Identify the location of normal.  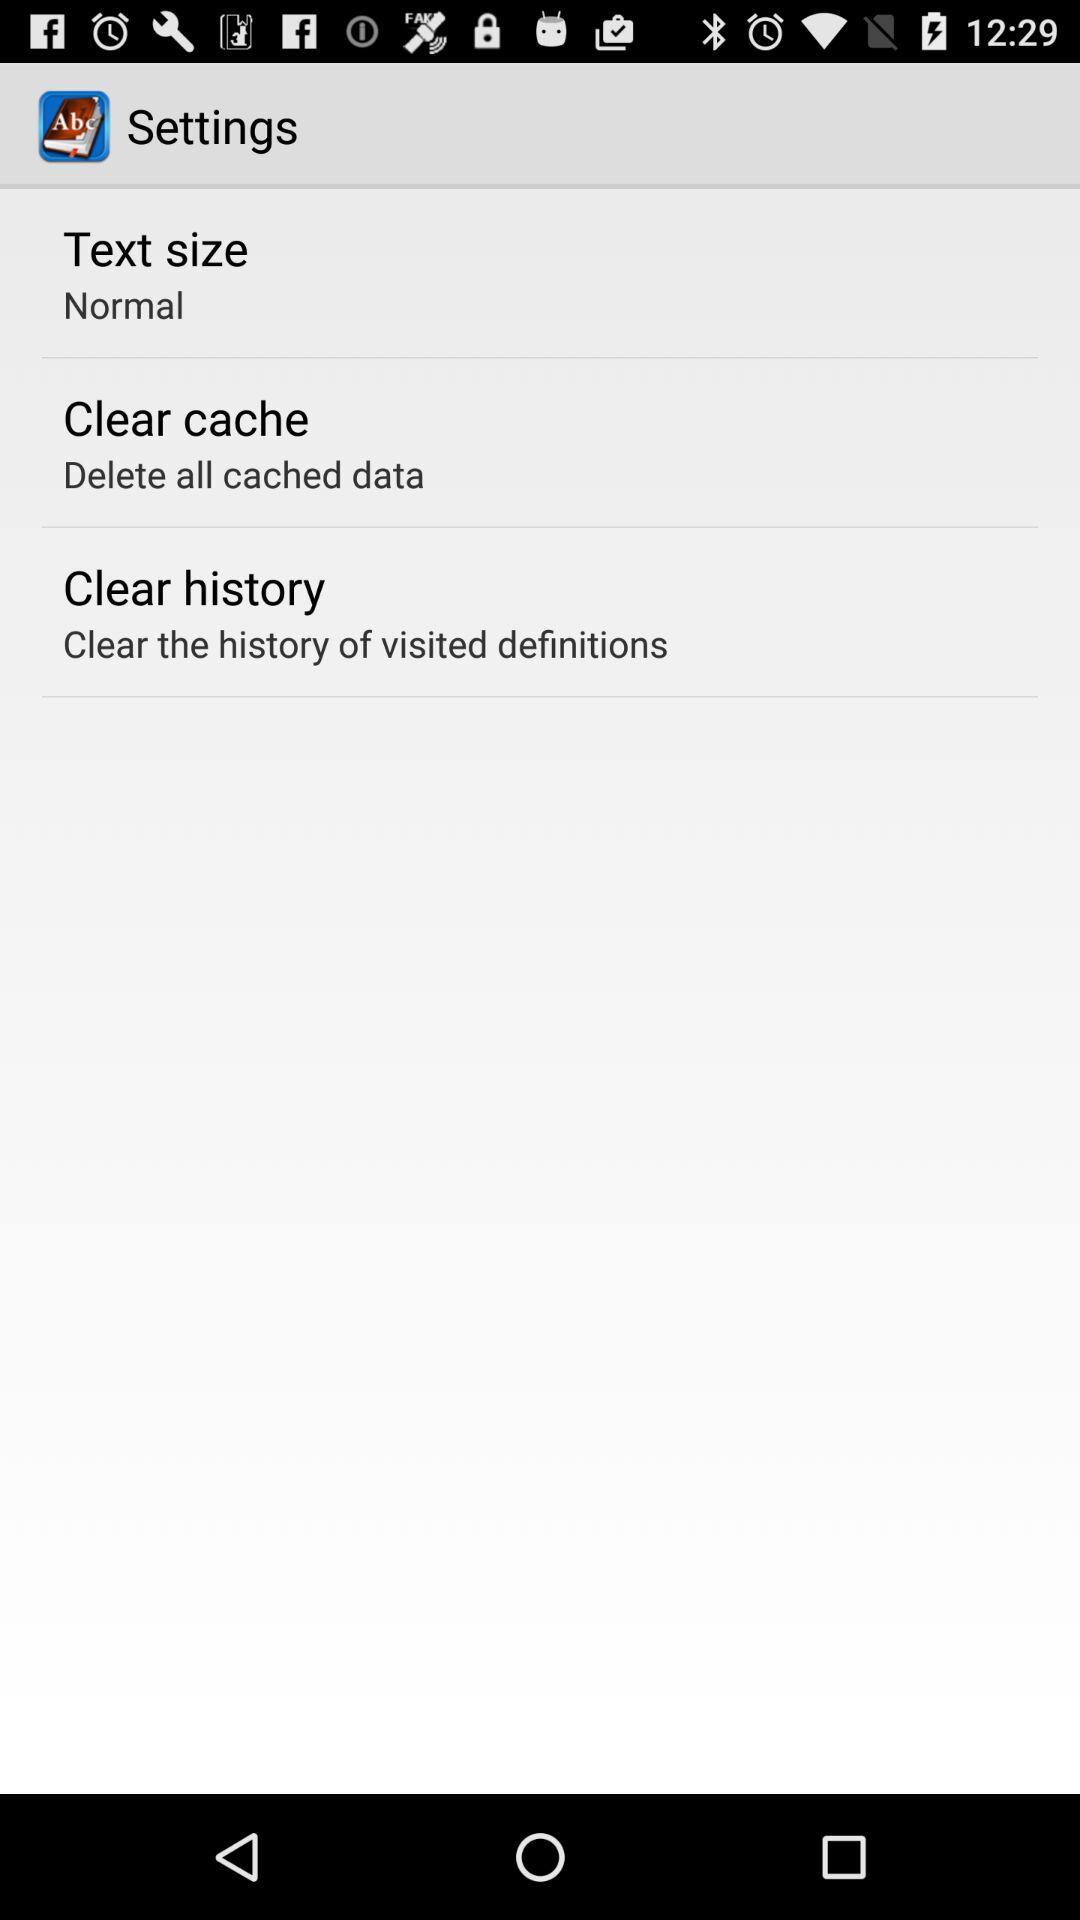
(123, 303).